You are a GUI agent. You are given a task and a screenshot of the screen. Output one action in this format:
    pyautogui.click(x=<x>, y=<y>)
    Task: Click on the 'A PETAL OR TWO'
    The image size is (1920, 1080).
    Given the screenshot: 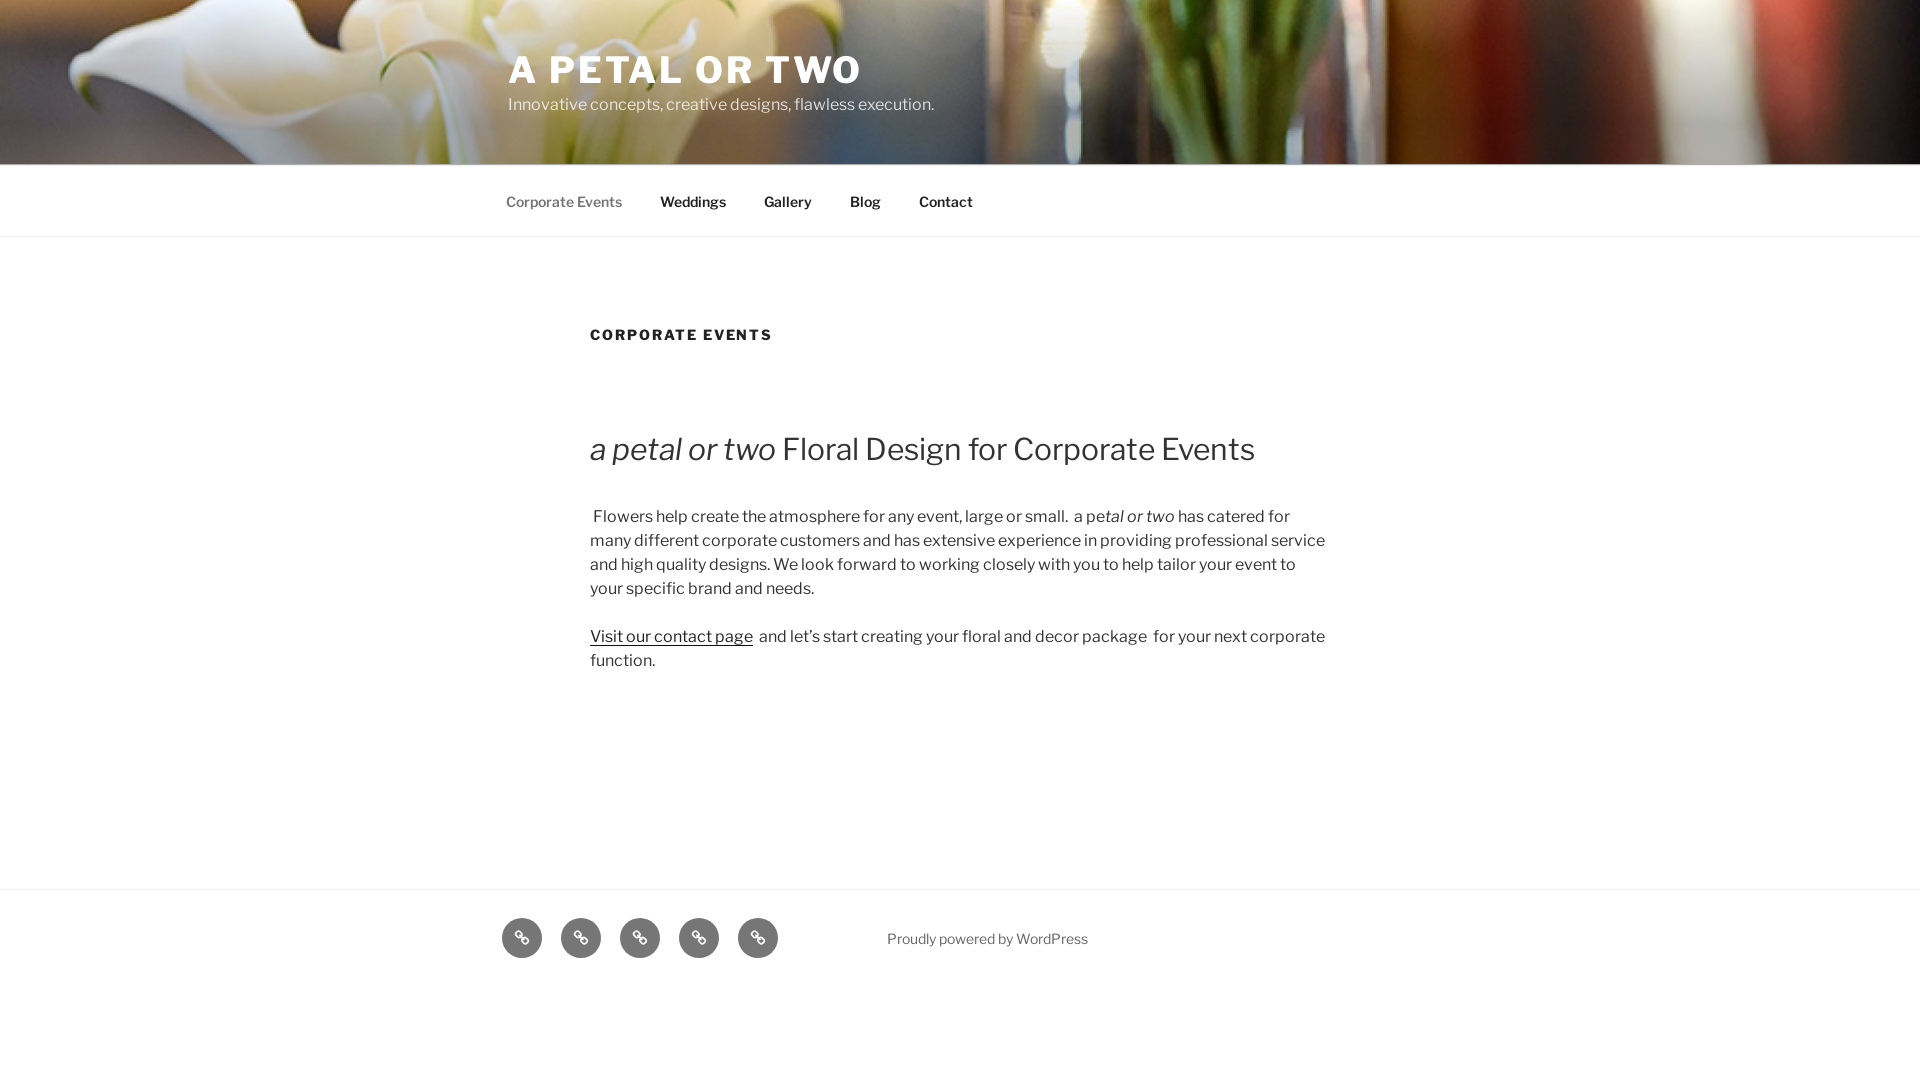 What is the action you would take?
    pyautogui.click(x=508, y=68)
    